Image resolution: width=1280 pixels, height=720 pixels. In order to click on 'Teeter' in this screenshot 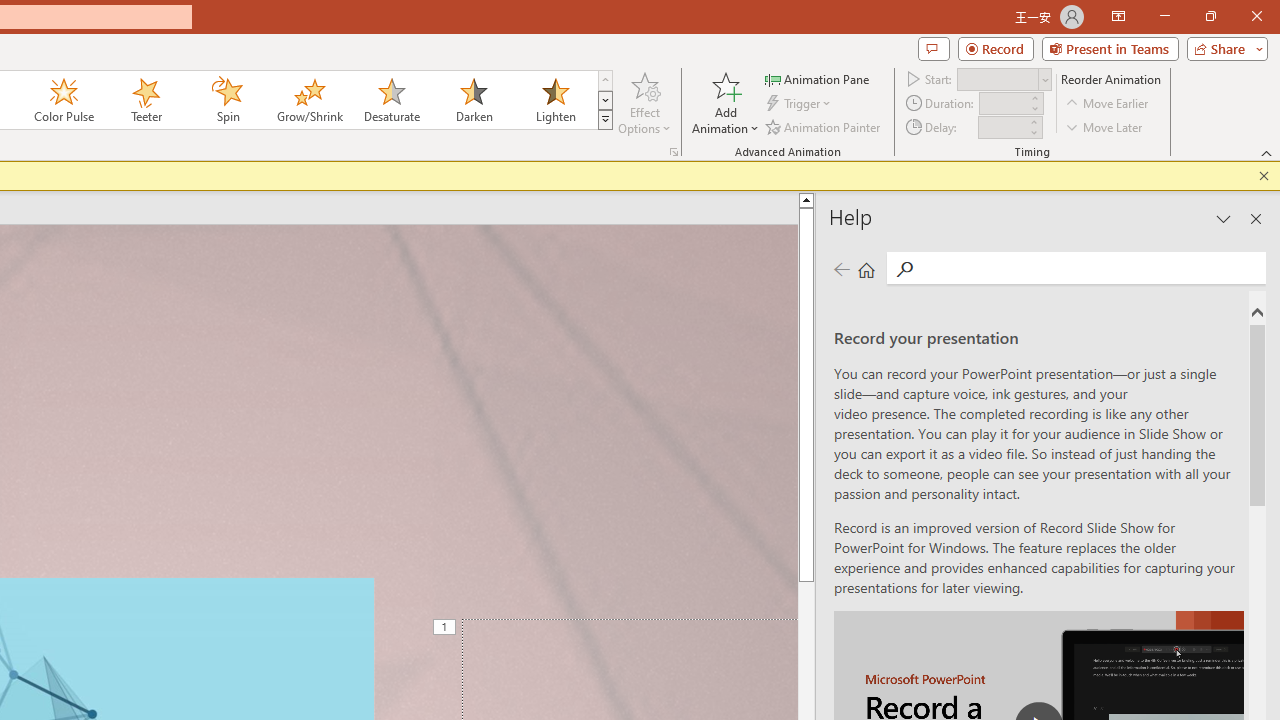, I will do `click(144, 100)`.